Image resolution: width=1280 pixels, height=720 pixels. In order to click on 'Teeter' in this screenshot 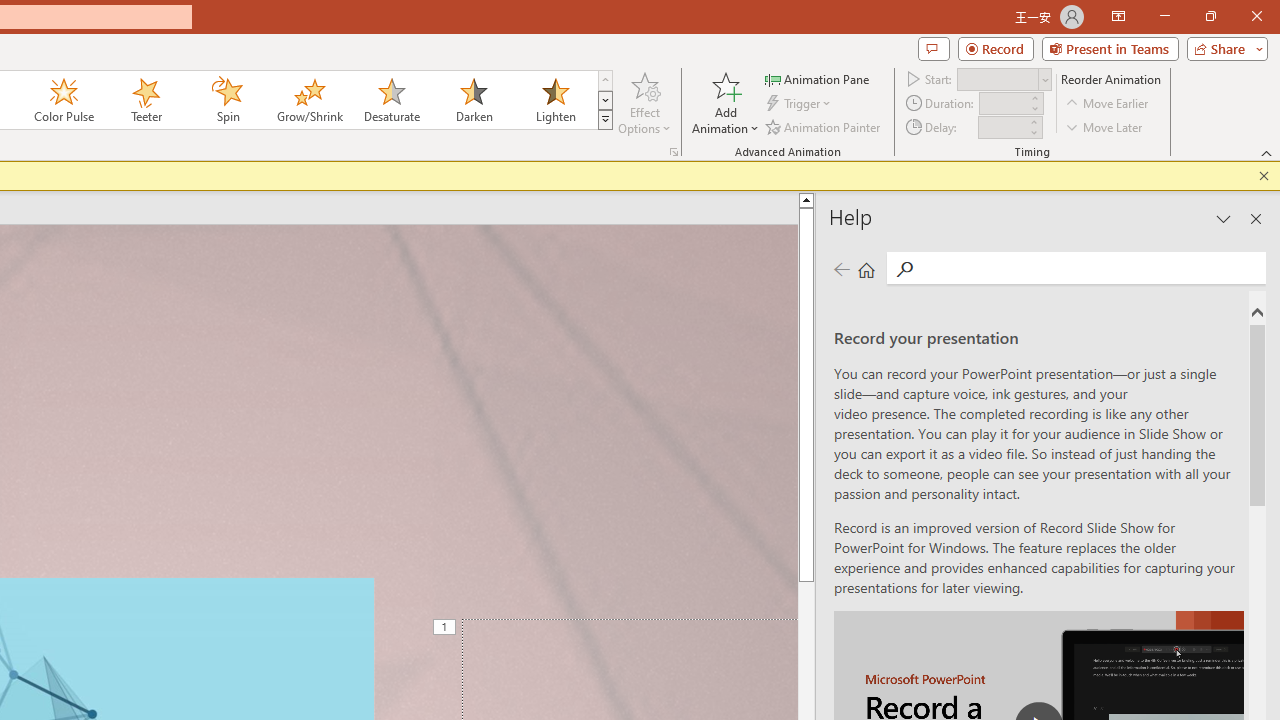, I will do `click(144, 100)`.